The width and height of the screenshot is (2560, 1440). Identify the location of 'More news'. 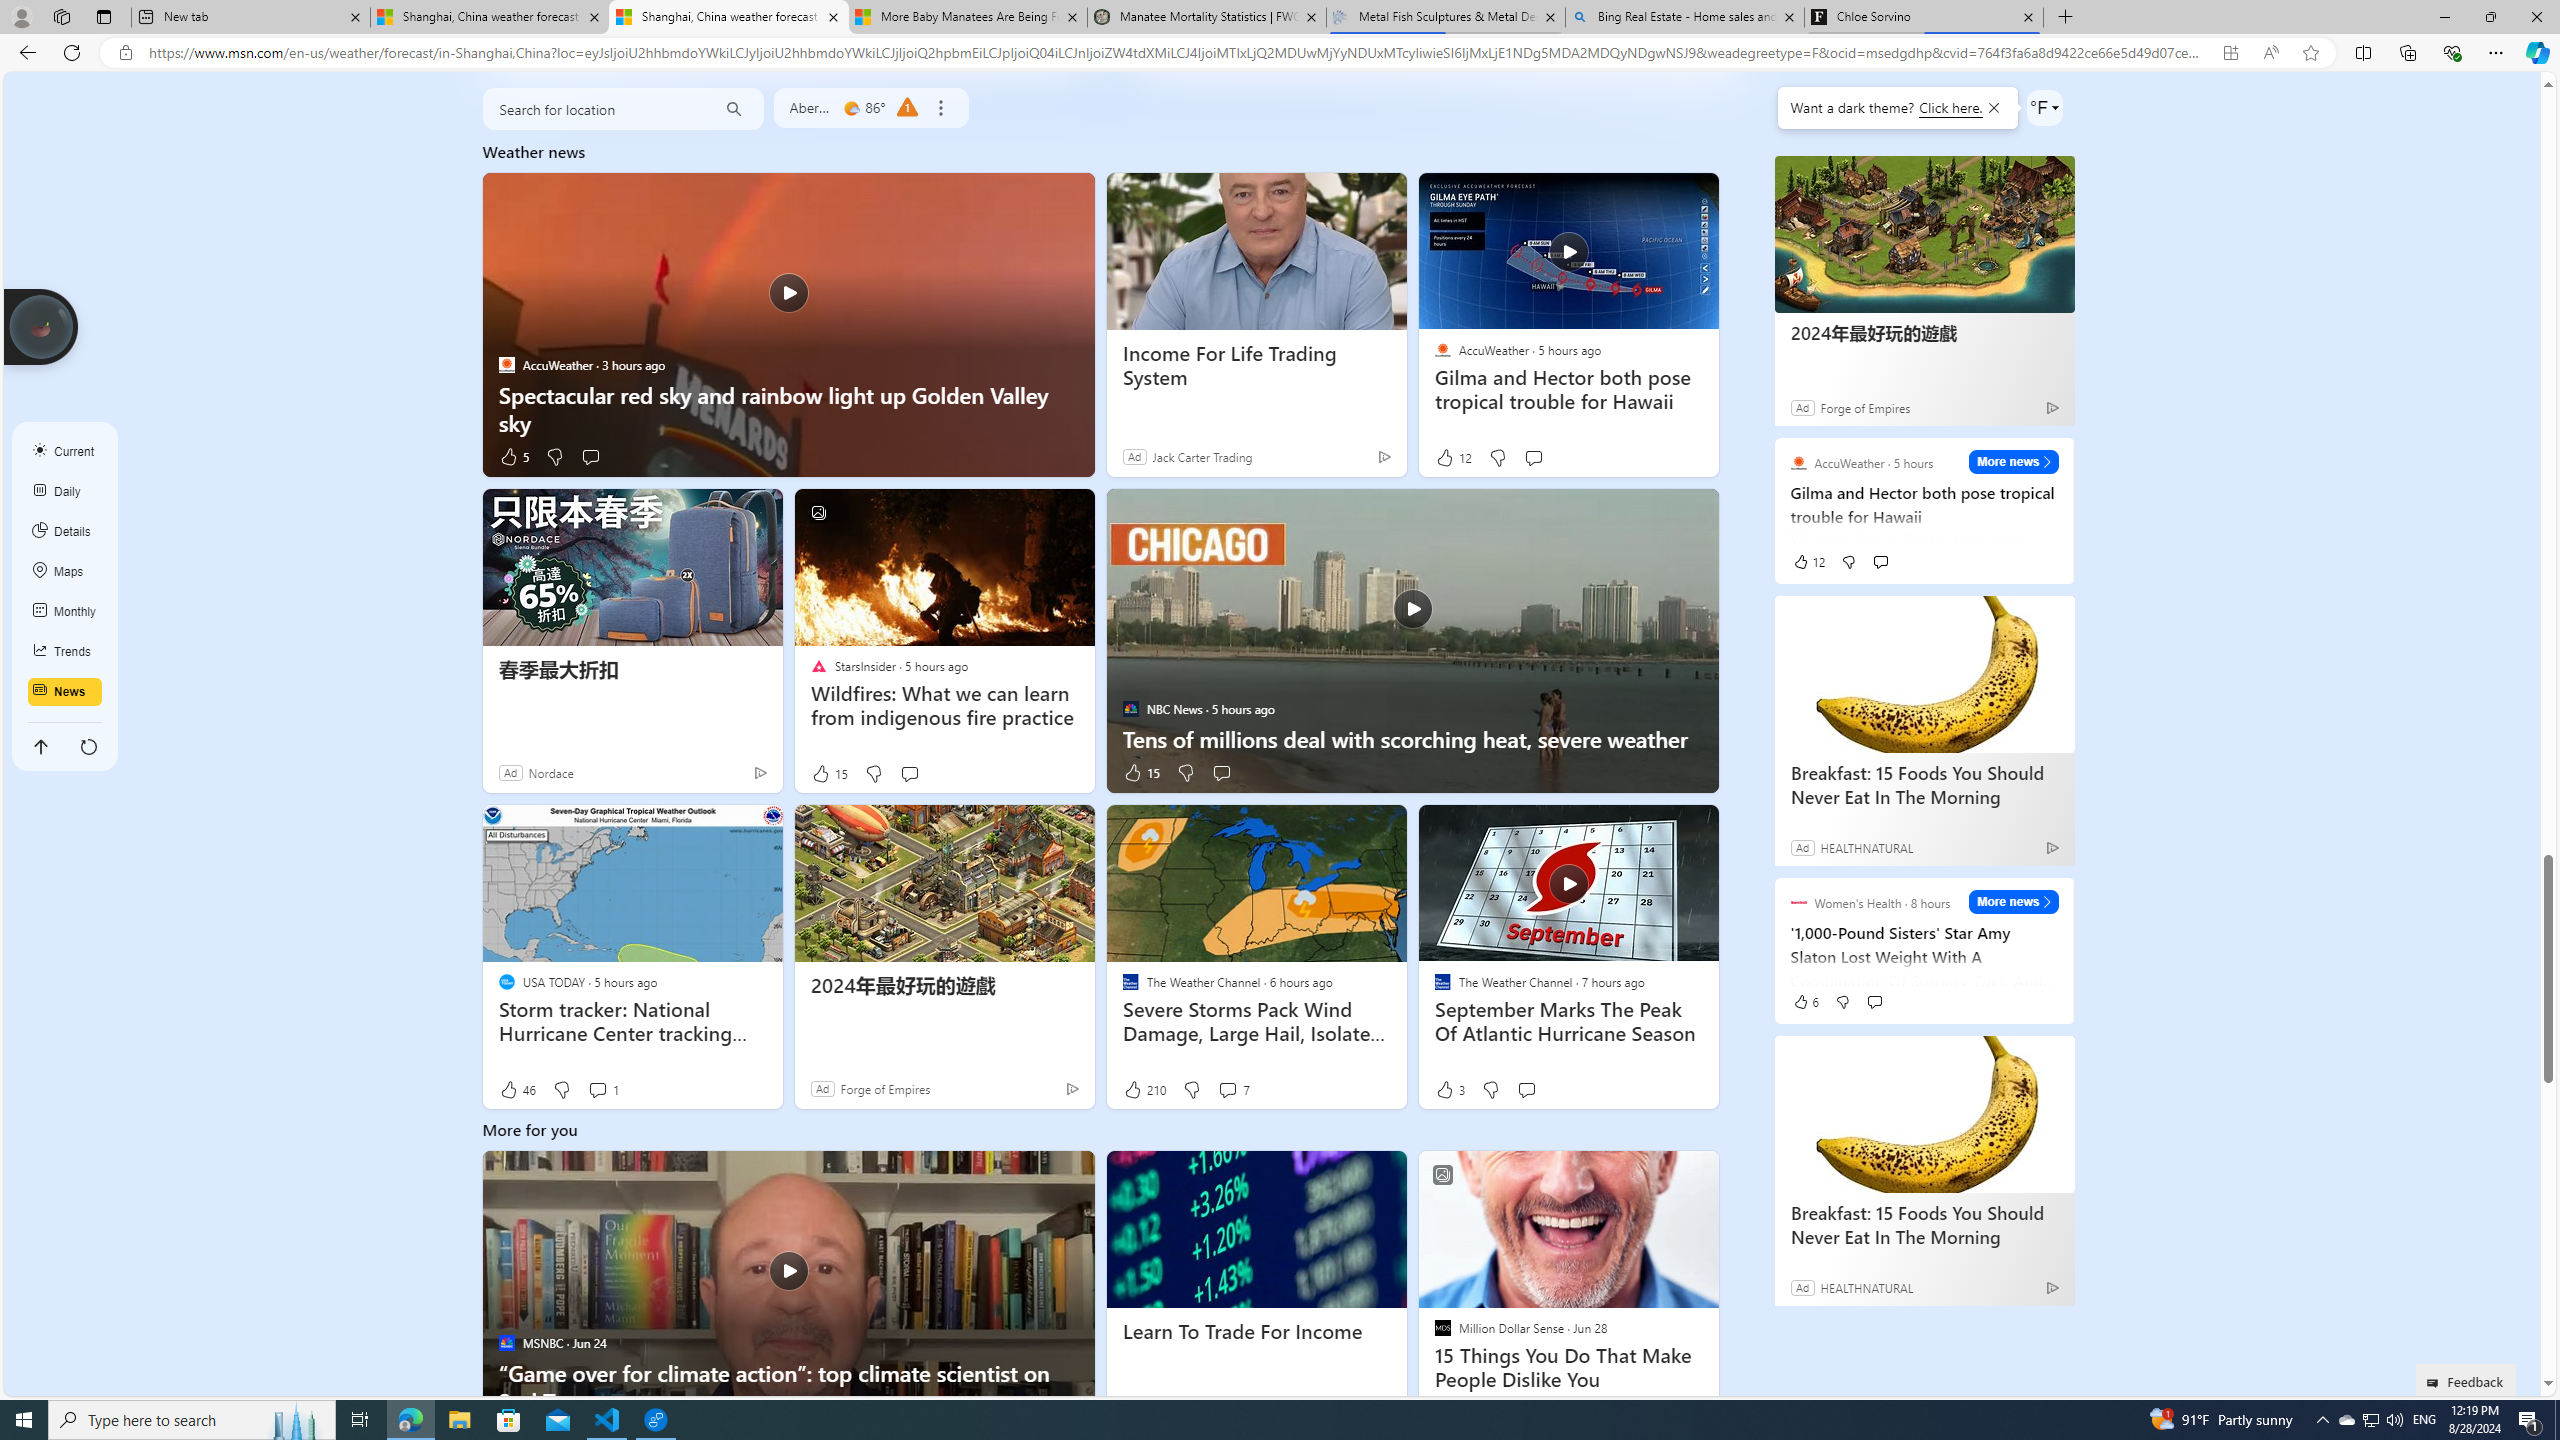
(2013, 901).